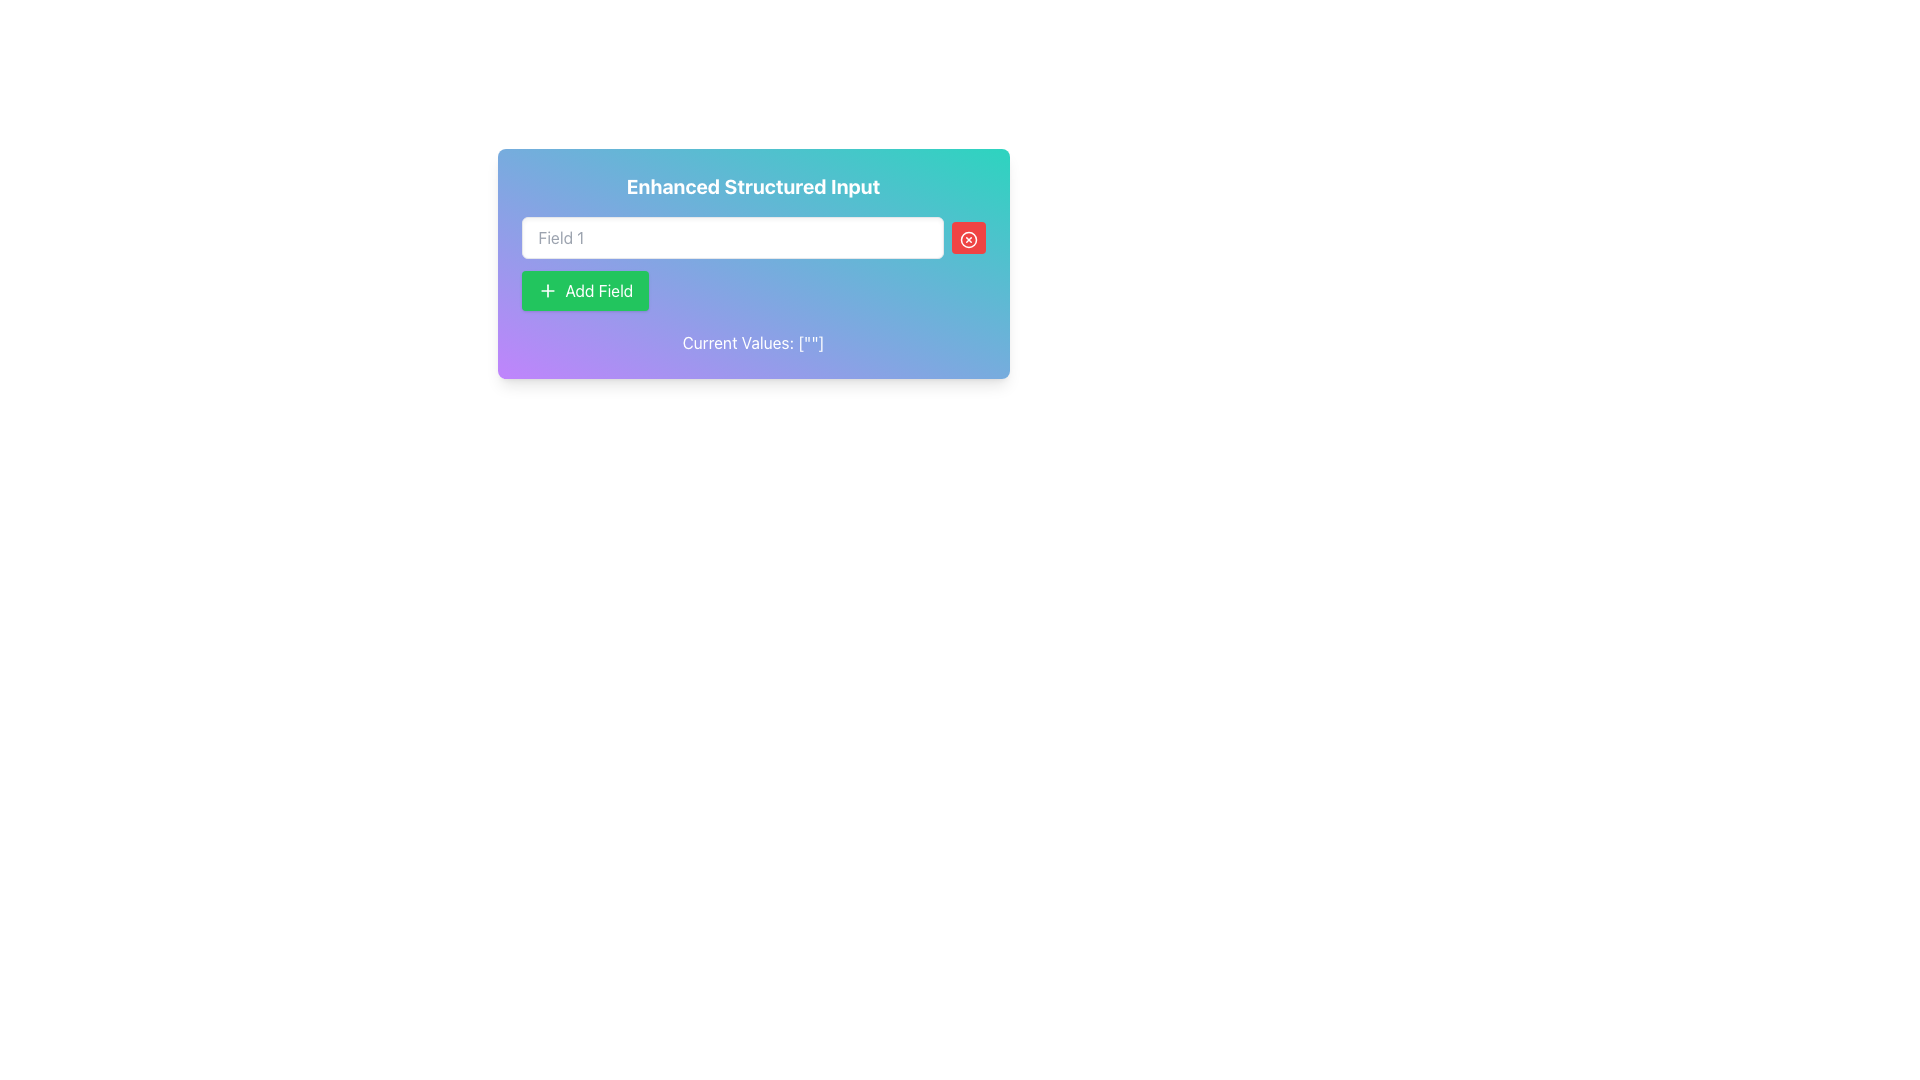  What do you see at coordinates (968, 238) in the screenshot?
I see `the decorative circular icon within the red box, which is part of the close or cancel button for clearing the text input field` at bounding box center [968, 238].